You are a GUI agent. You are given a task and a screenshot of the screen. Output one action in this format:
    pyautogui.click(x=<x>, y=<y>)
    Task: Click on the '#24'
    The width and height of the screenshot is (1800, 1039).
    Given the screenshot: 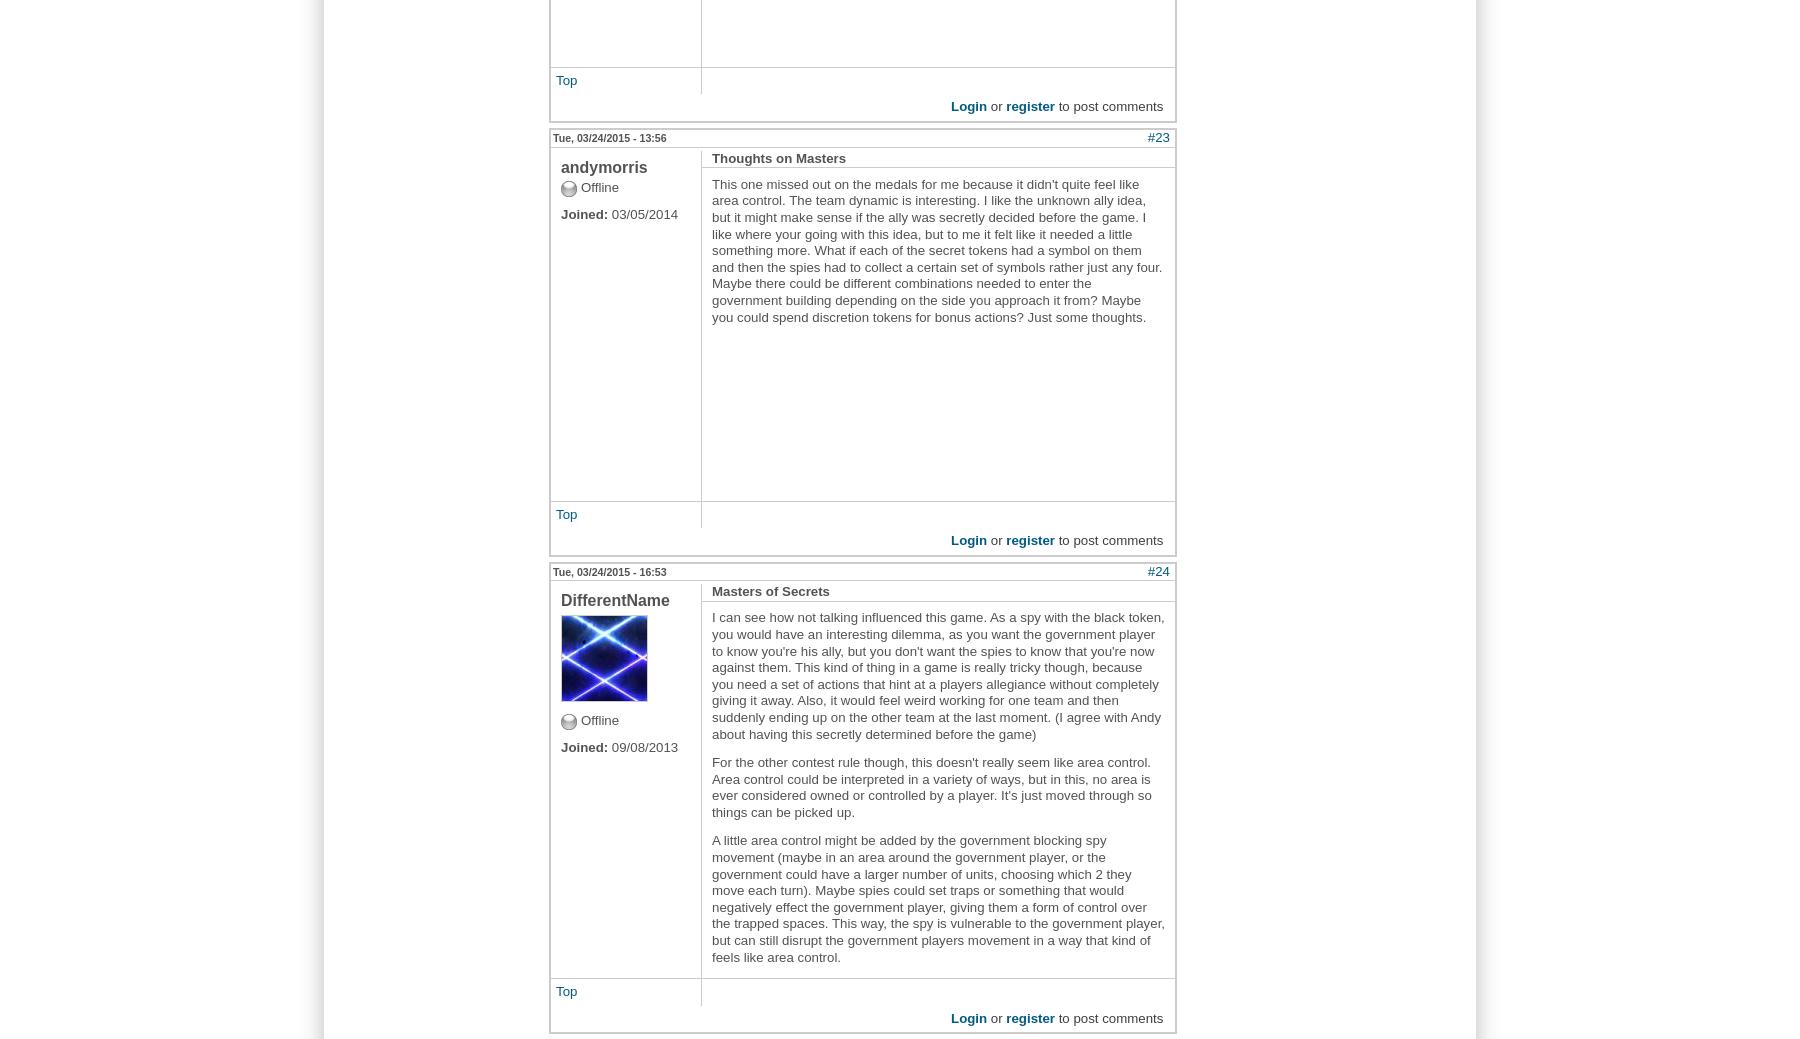 What is the action you would take?
    pyautogui.click(x=1157, y=570)
    